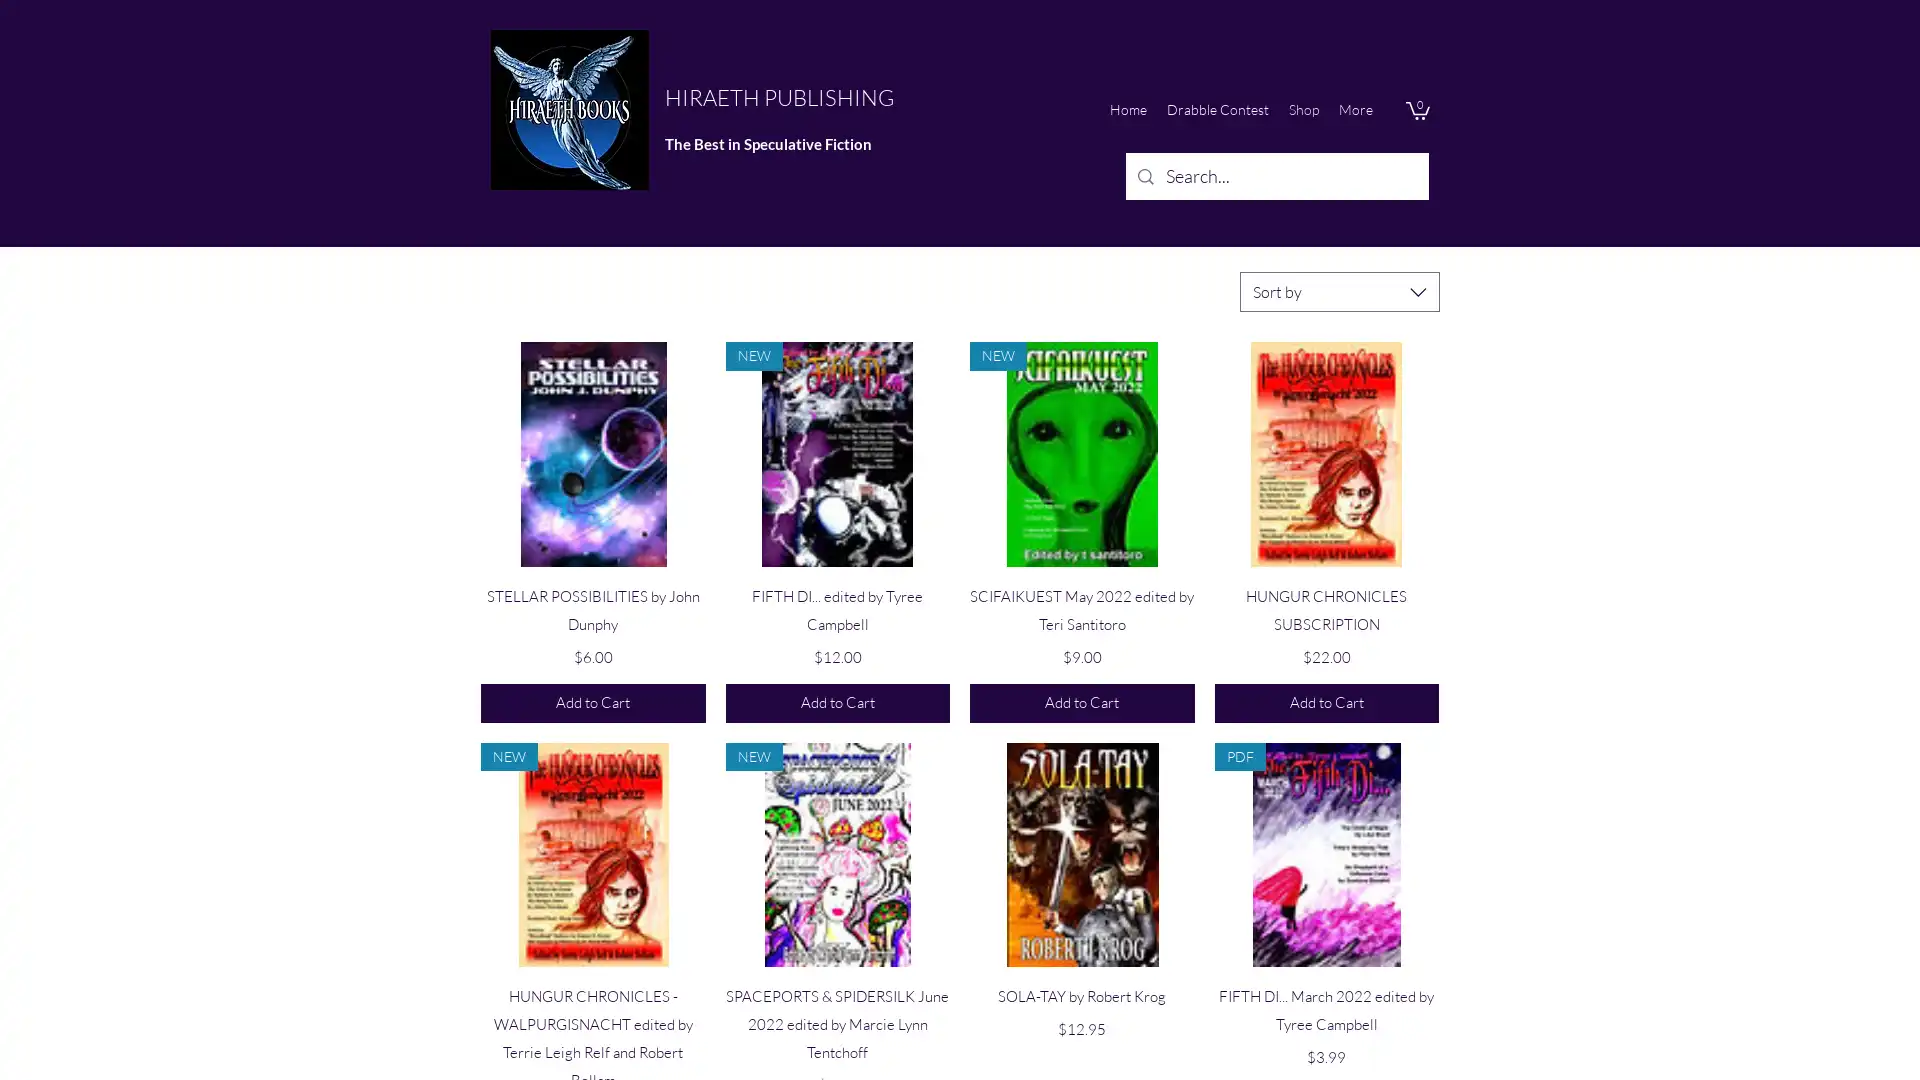 This screenshot has height=1080, width=1920. I want to click on Quick View, so click(1080, 589).